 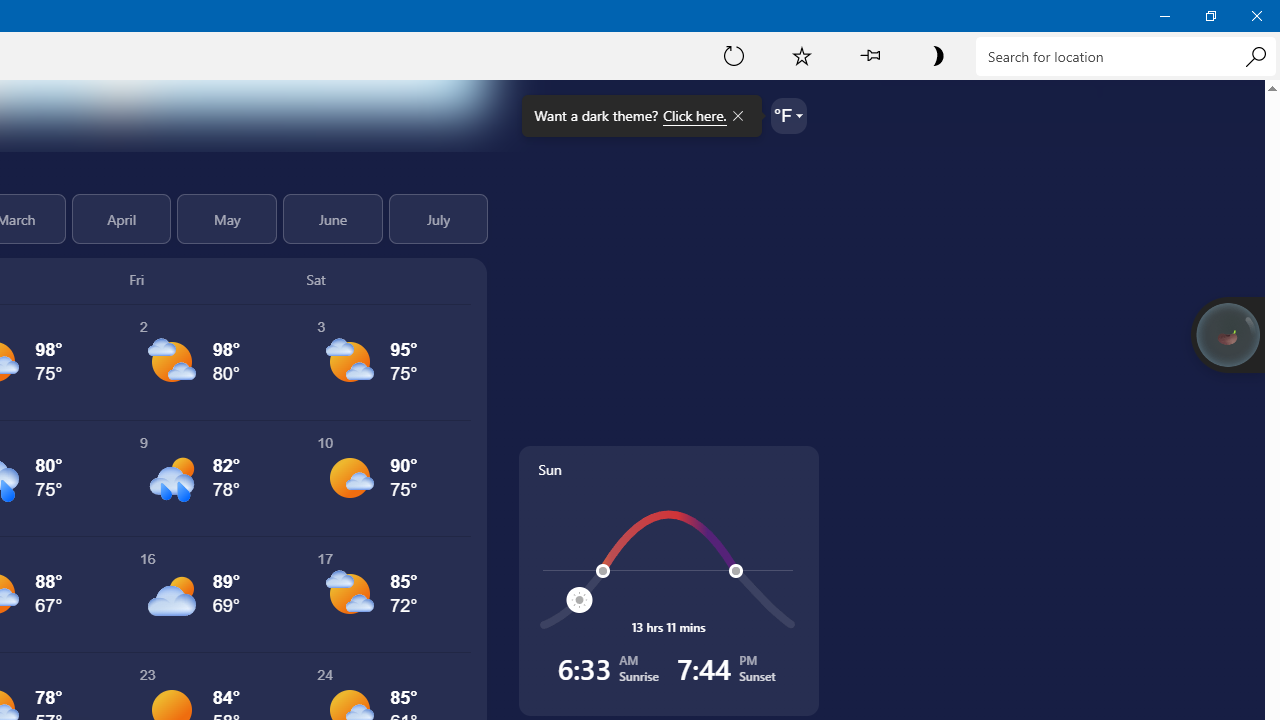 I want to click on 'Search for location', so click(x=1125, y=55).